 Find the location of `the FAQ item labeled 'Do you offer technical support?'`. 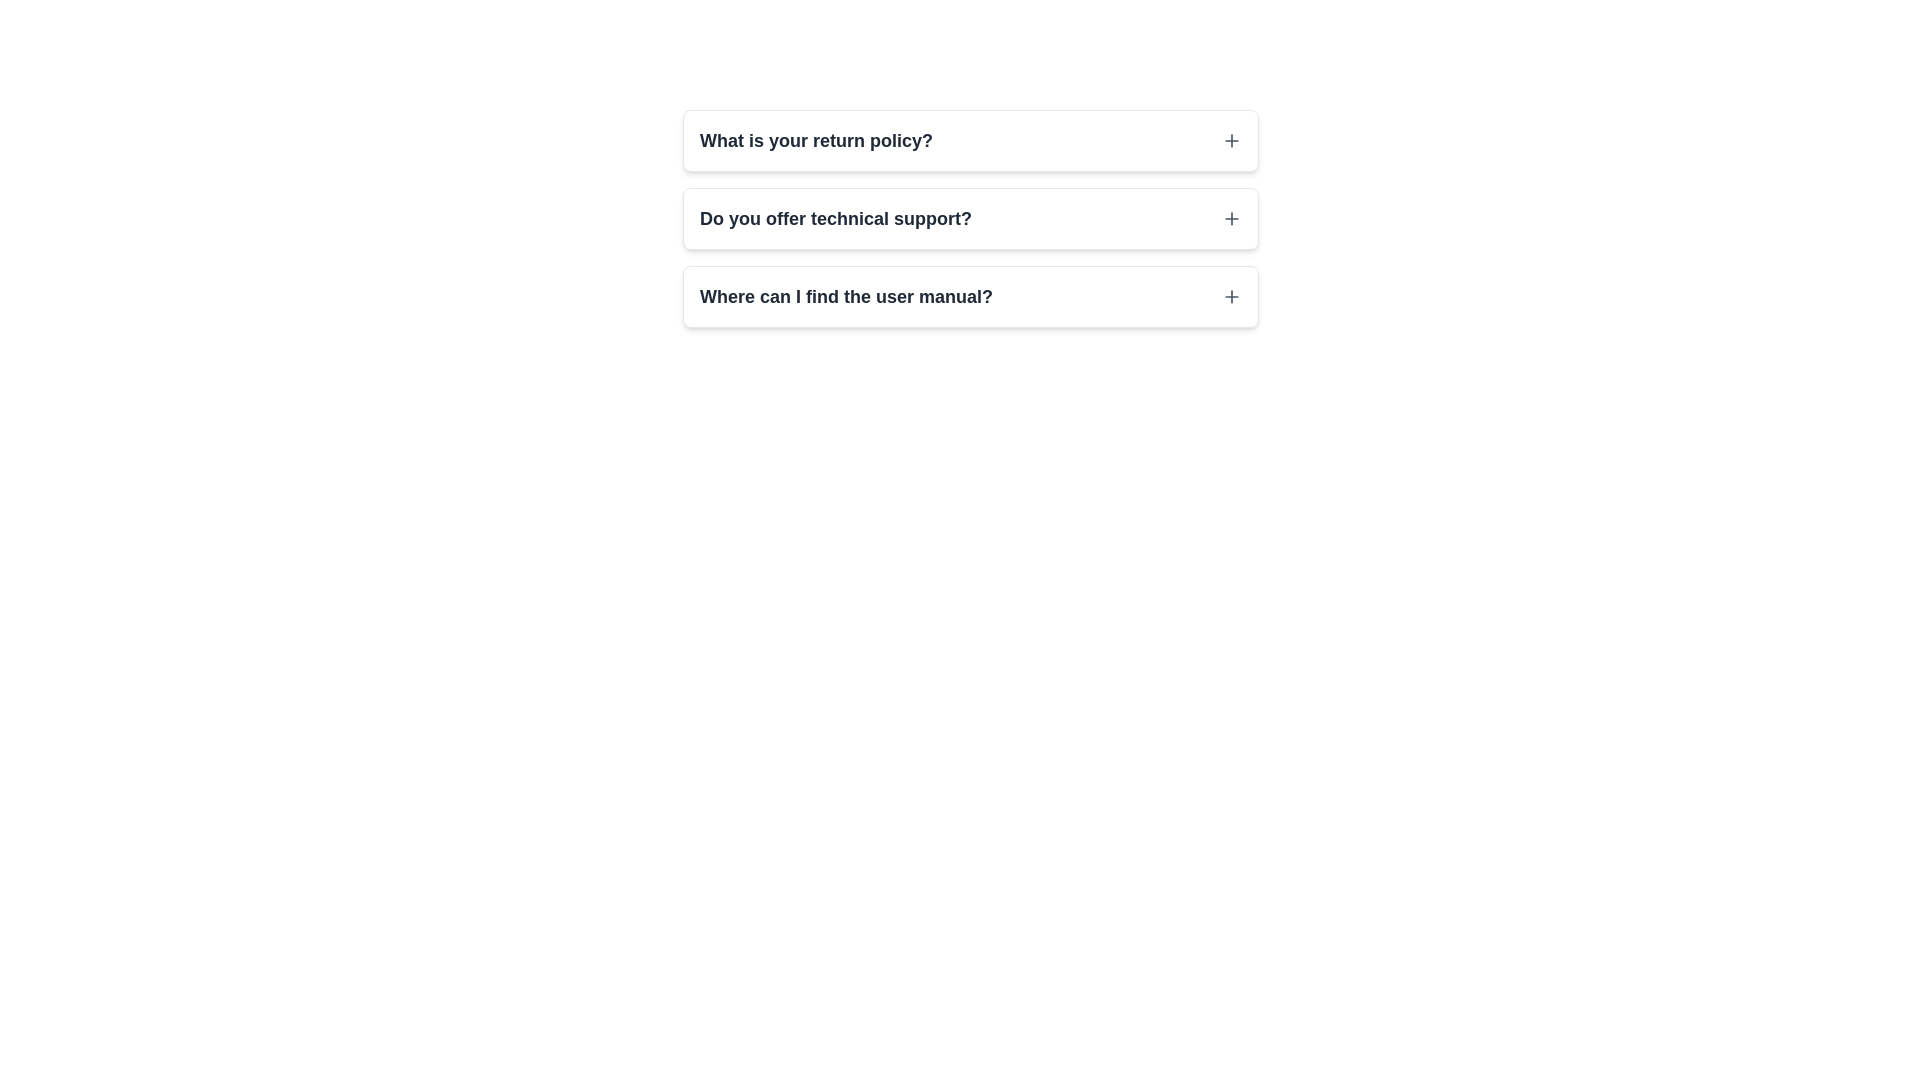

the FAQ item labeled 'Do you offer technical support?' is located at coordinates (970, 219).